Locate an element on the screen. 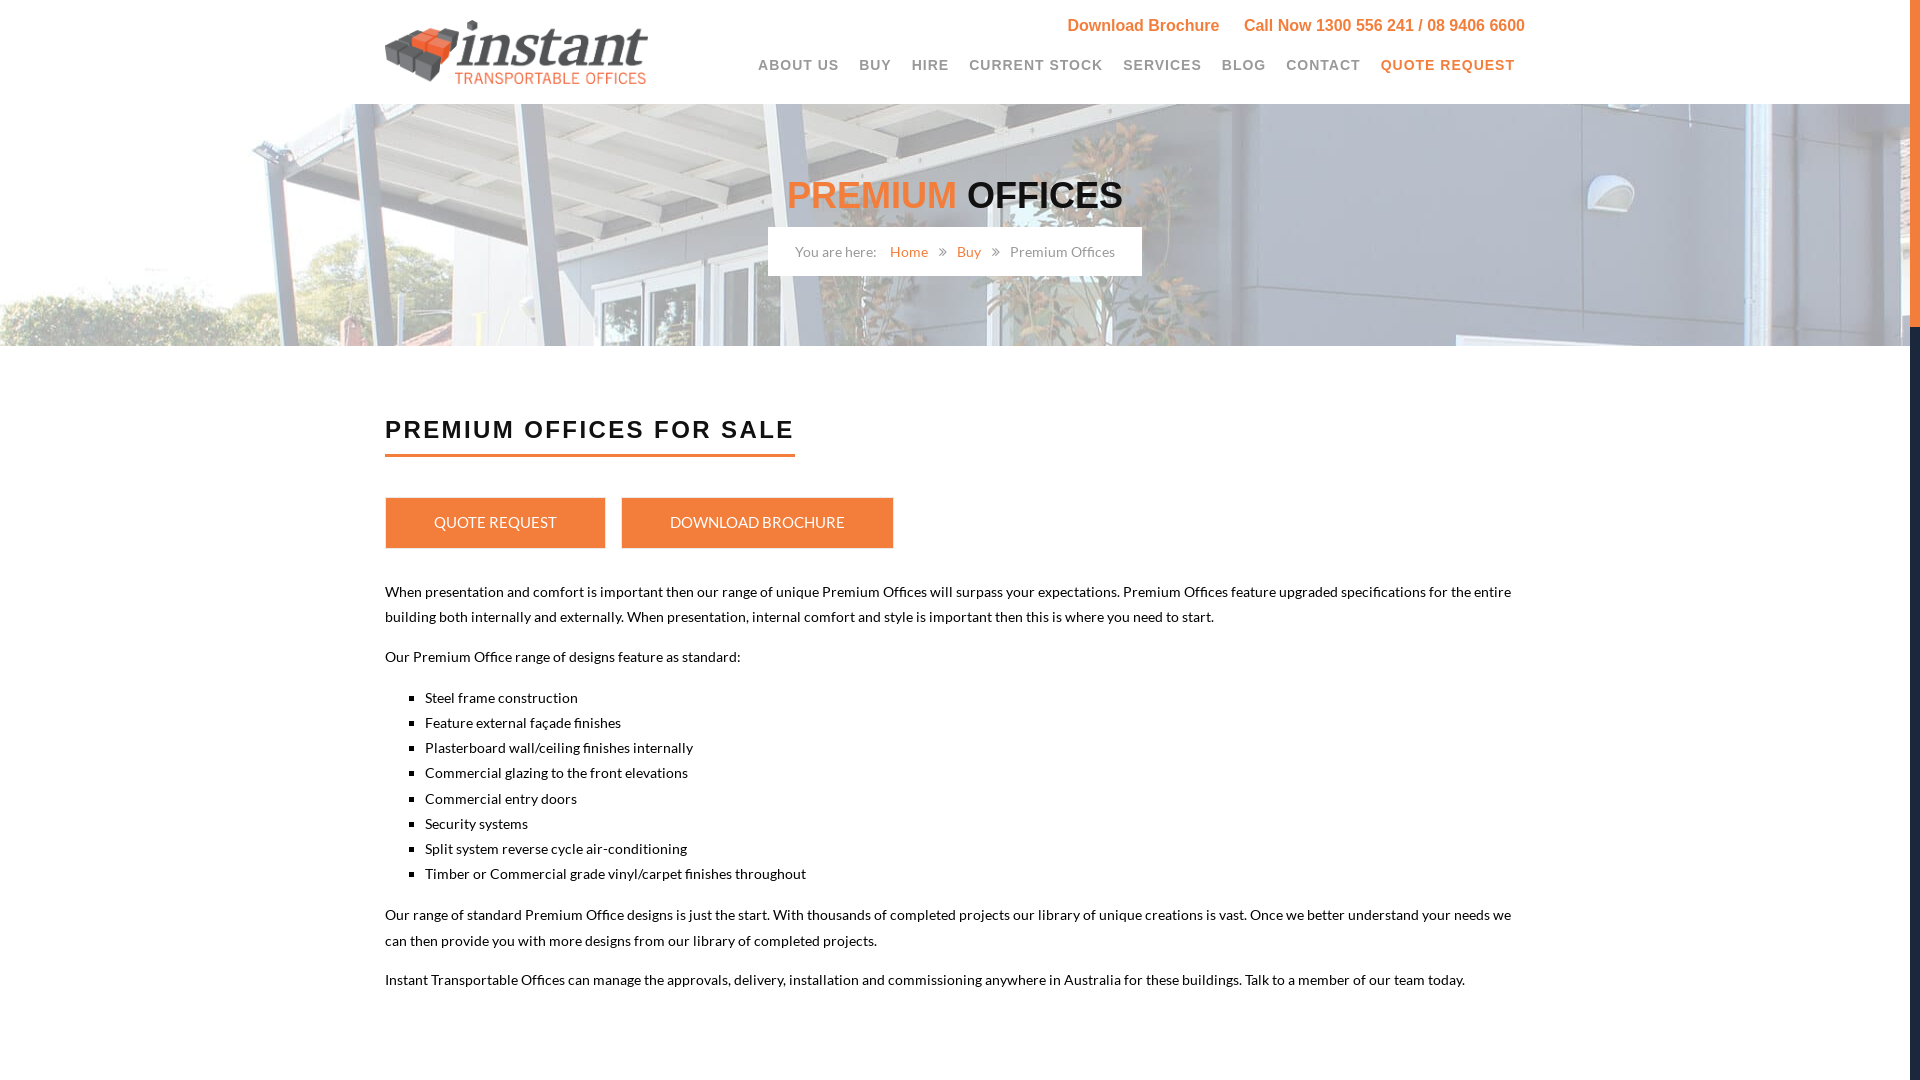  'HIRE' is located at coordinates (901, 64).